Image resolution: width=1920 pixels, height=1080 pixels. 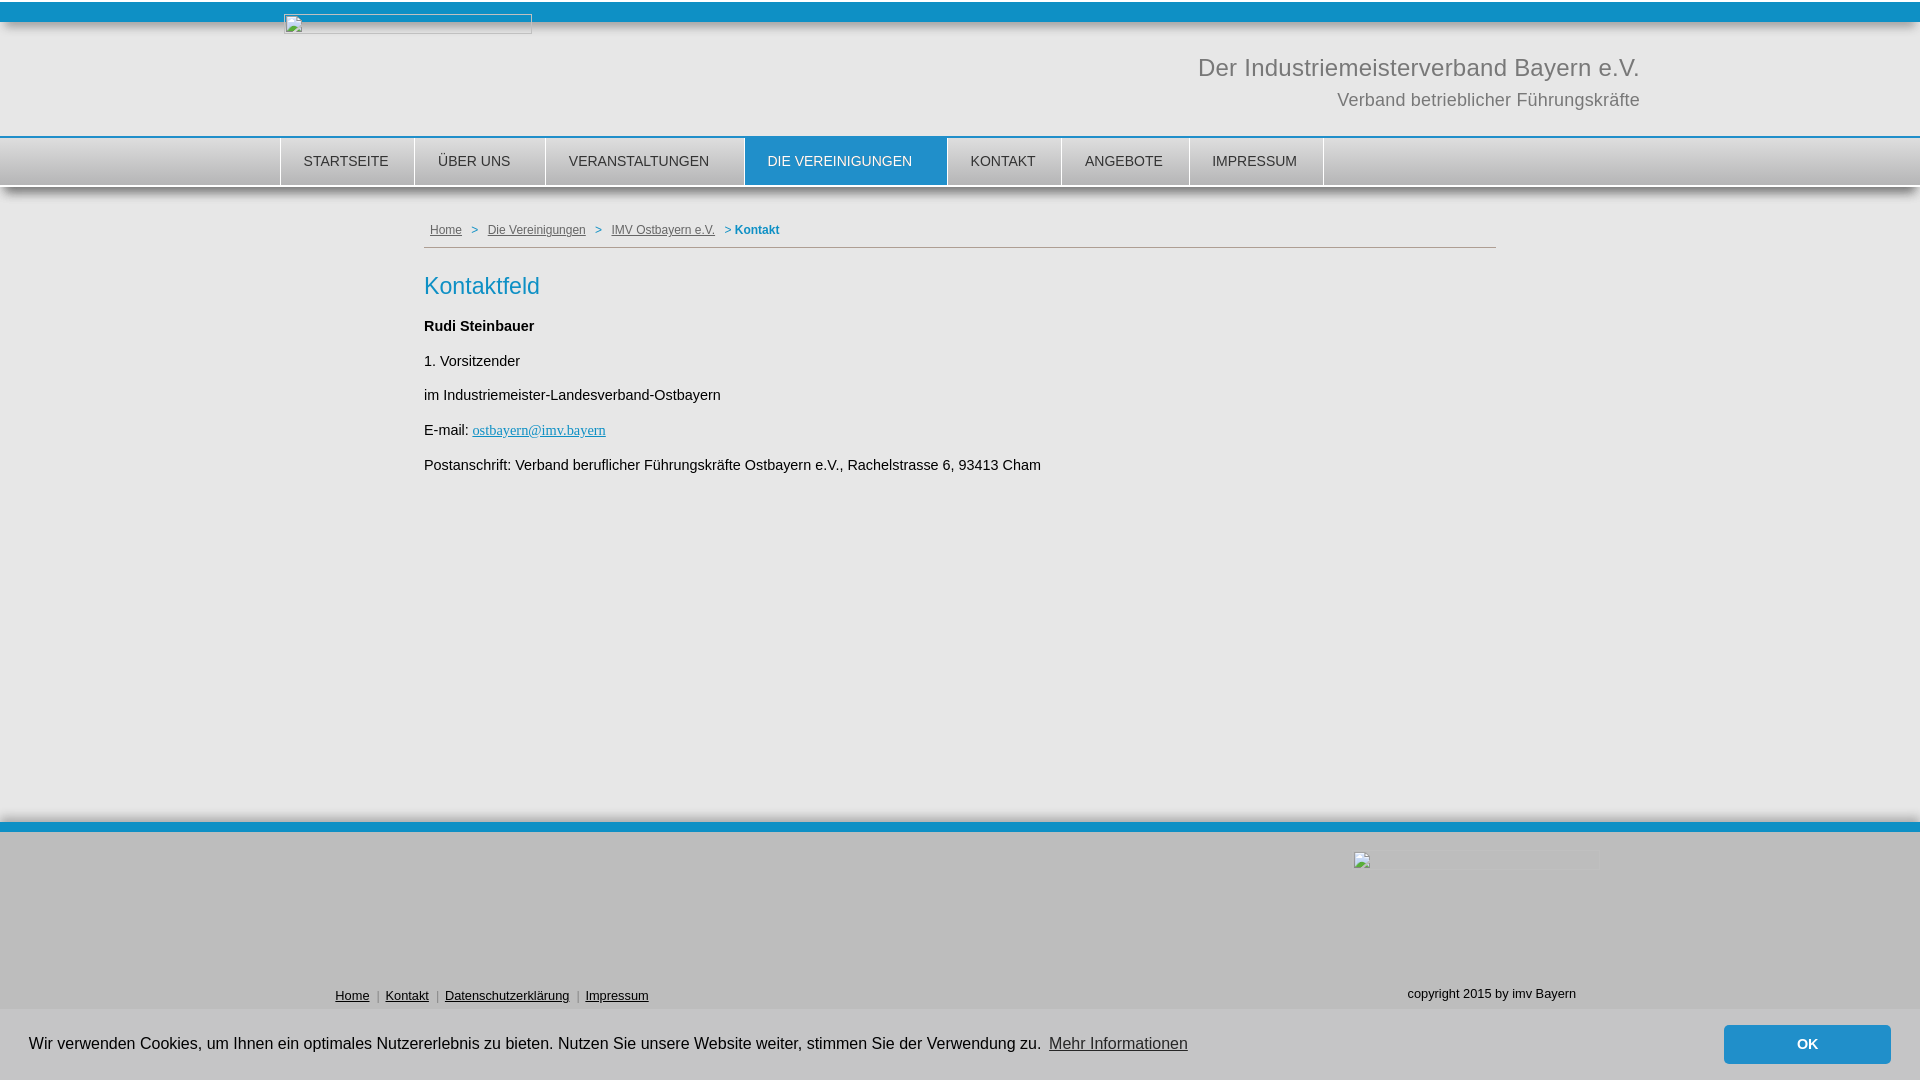 I want to click on 'DIE VEREINIGUNGEN', so click(x=844, y=160).